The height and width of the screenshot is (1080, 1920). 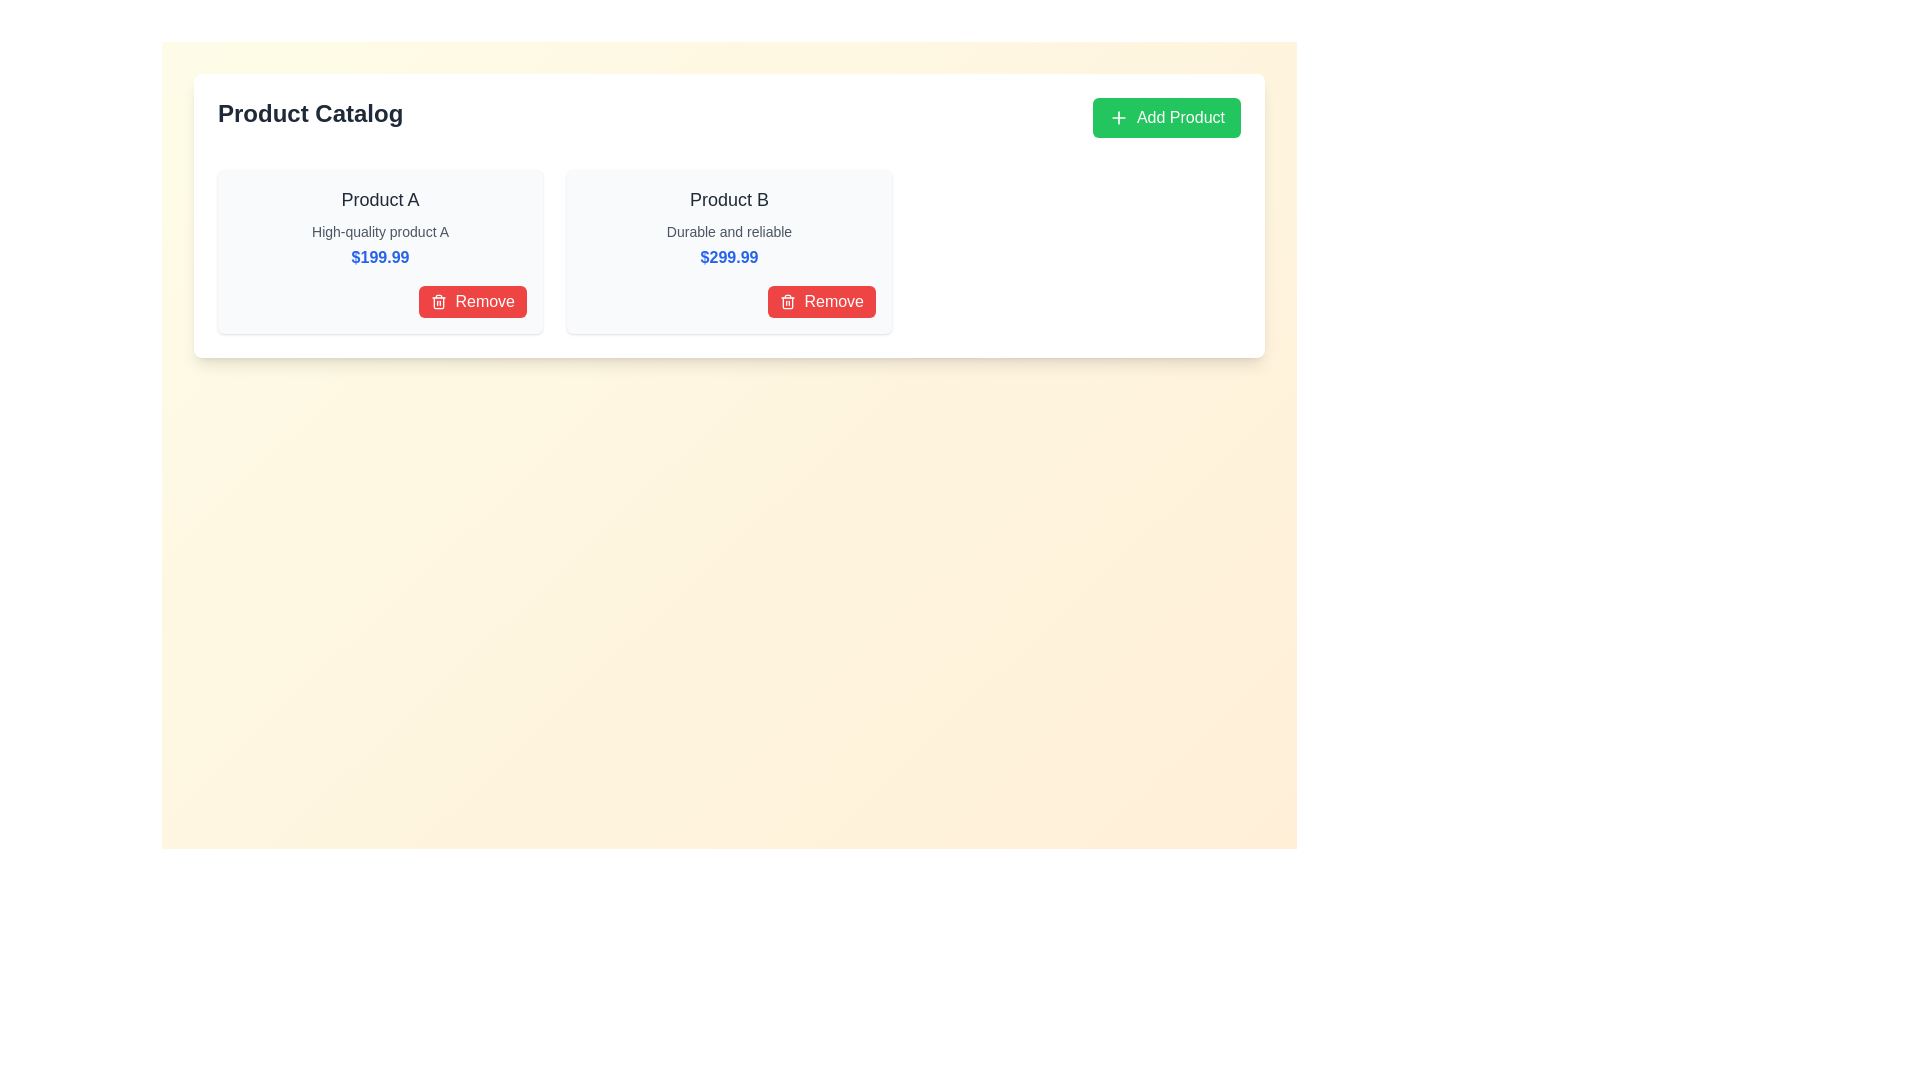 I want to click on the text label displaying 'High-quality product A', which is located within the gray box for 'Product A', to associate clicking actions with surrounding elements, so click(x=380, y=230).